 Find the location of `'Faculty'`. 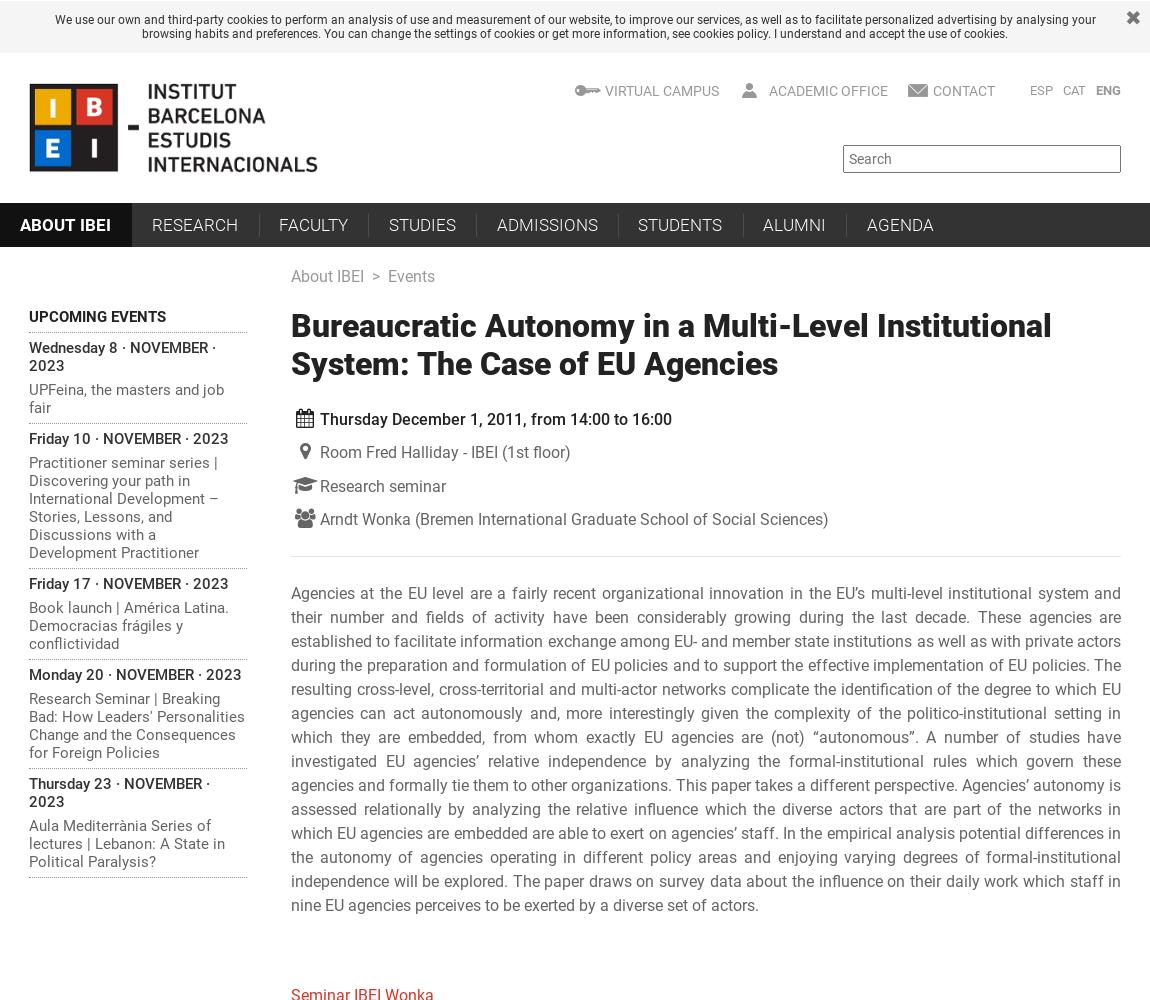

'Faculty' is located at coordinates (312, 223).